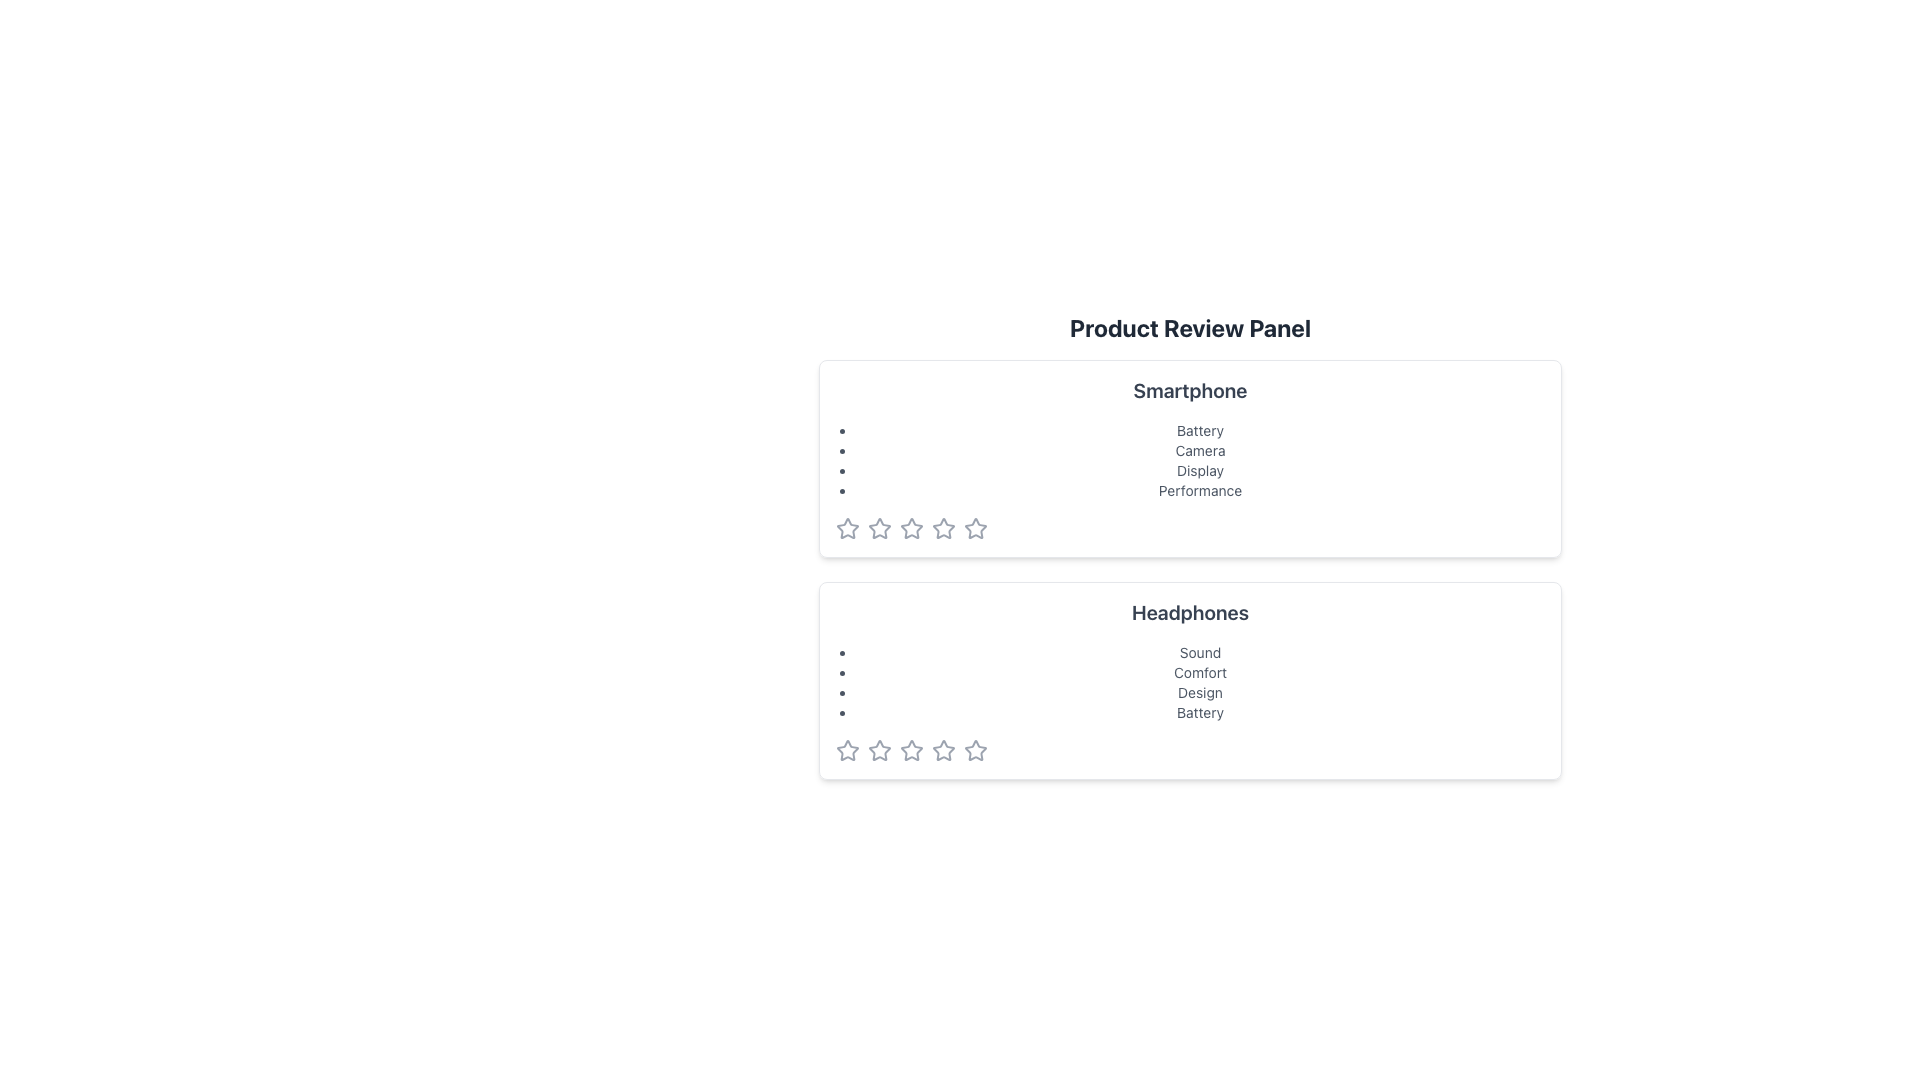  Describe the element at coordinates (943, 527) in the screenshot. I see `the fourth star icon in the rating system within the 'Smartphone' section of the 'Product Review Panel'` at that location.